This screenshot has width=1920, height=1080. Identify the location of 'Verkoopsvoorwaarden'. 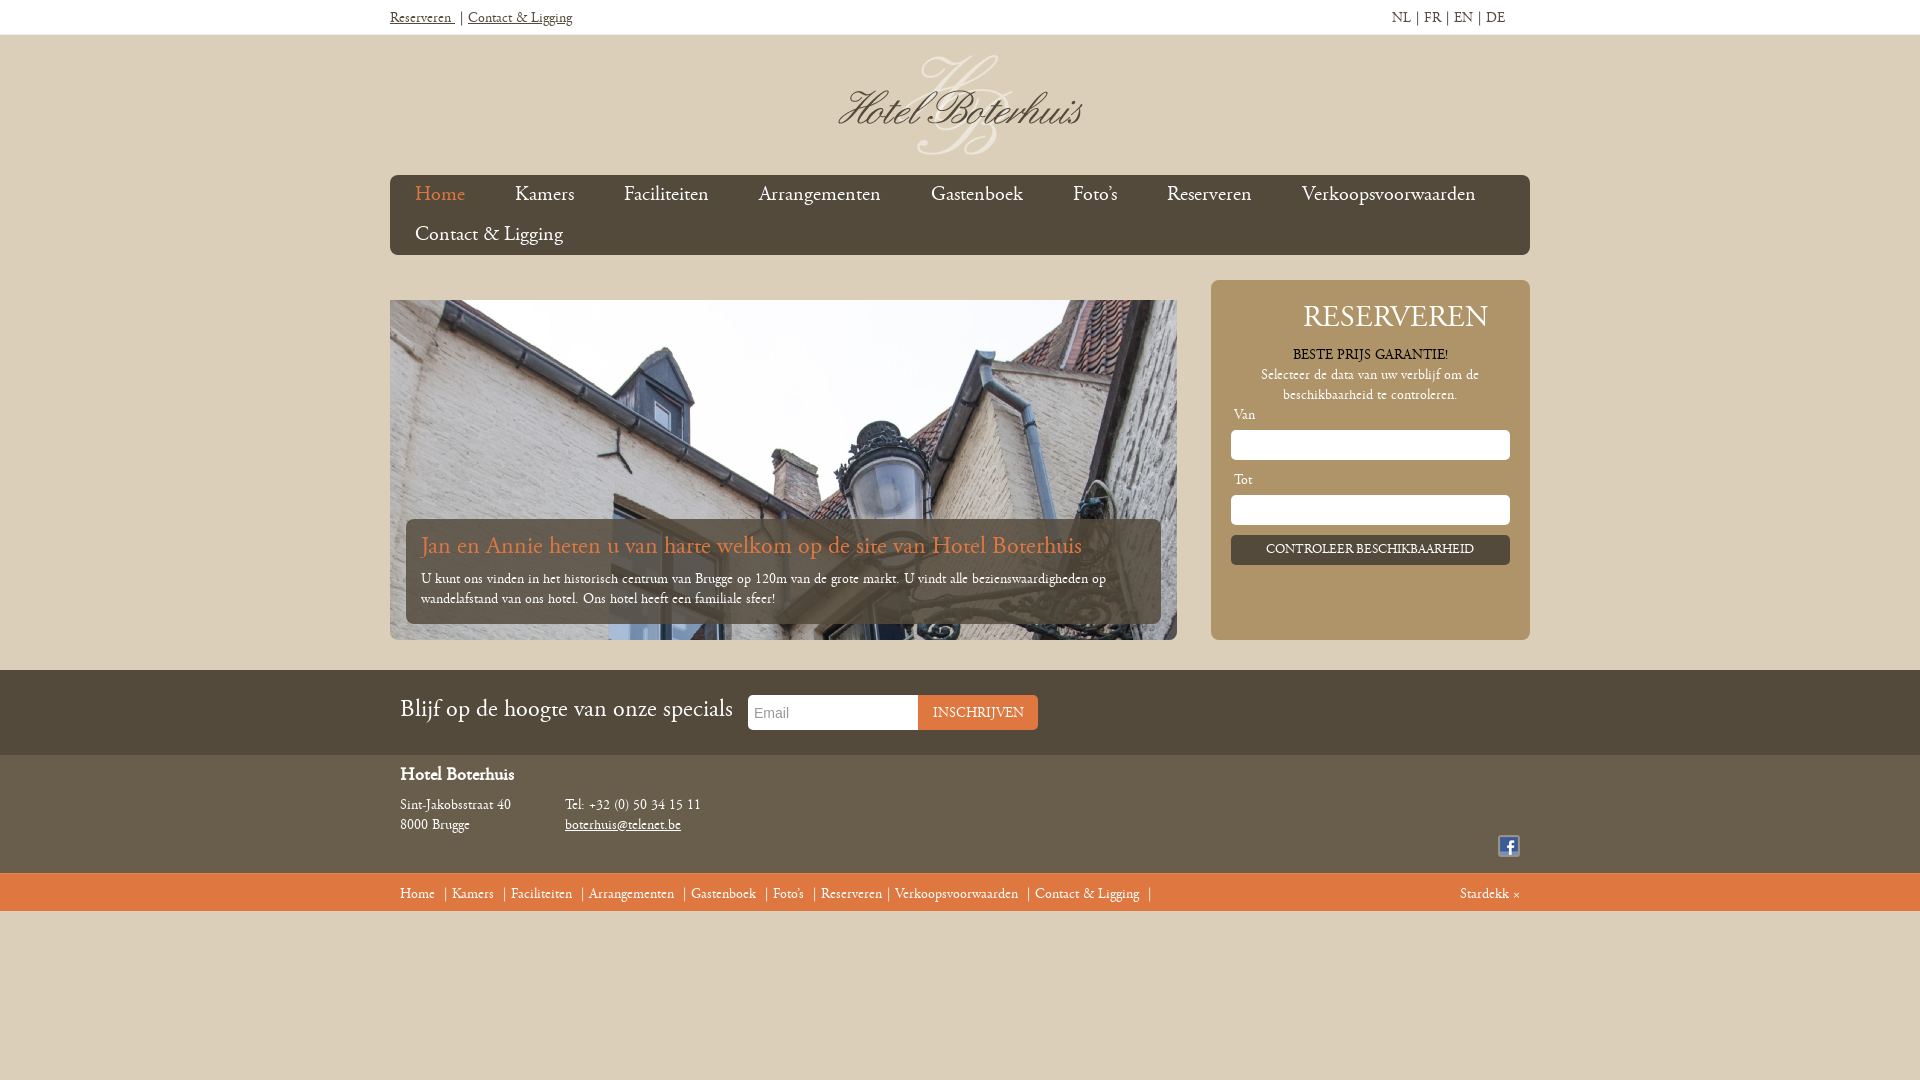
(955, 893).